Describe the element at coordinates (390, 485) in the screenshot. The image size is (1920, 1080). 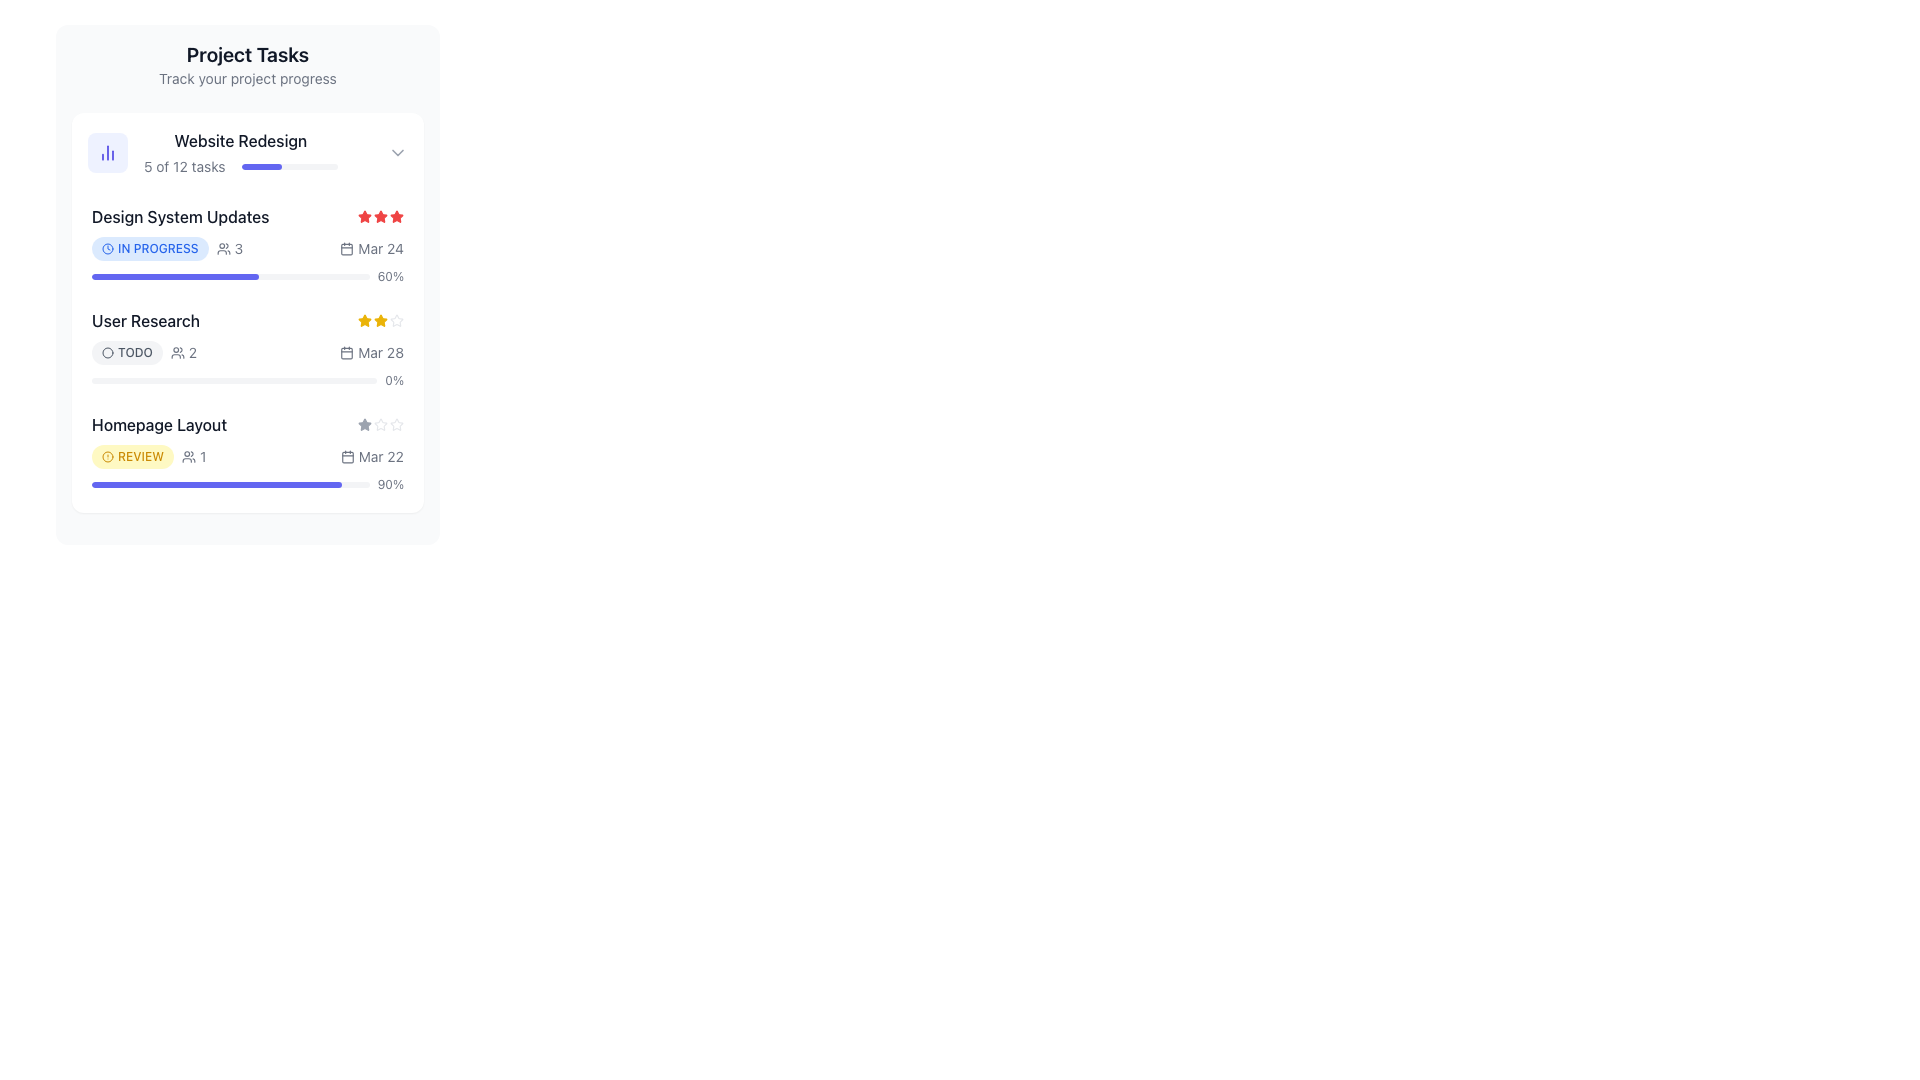
I see `the static text label displaying '90%' at the end of the progress bar in the 'Homepage Layout' task card` at that location.